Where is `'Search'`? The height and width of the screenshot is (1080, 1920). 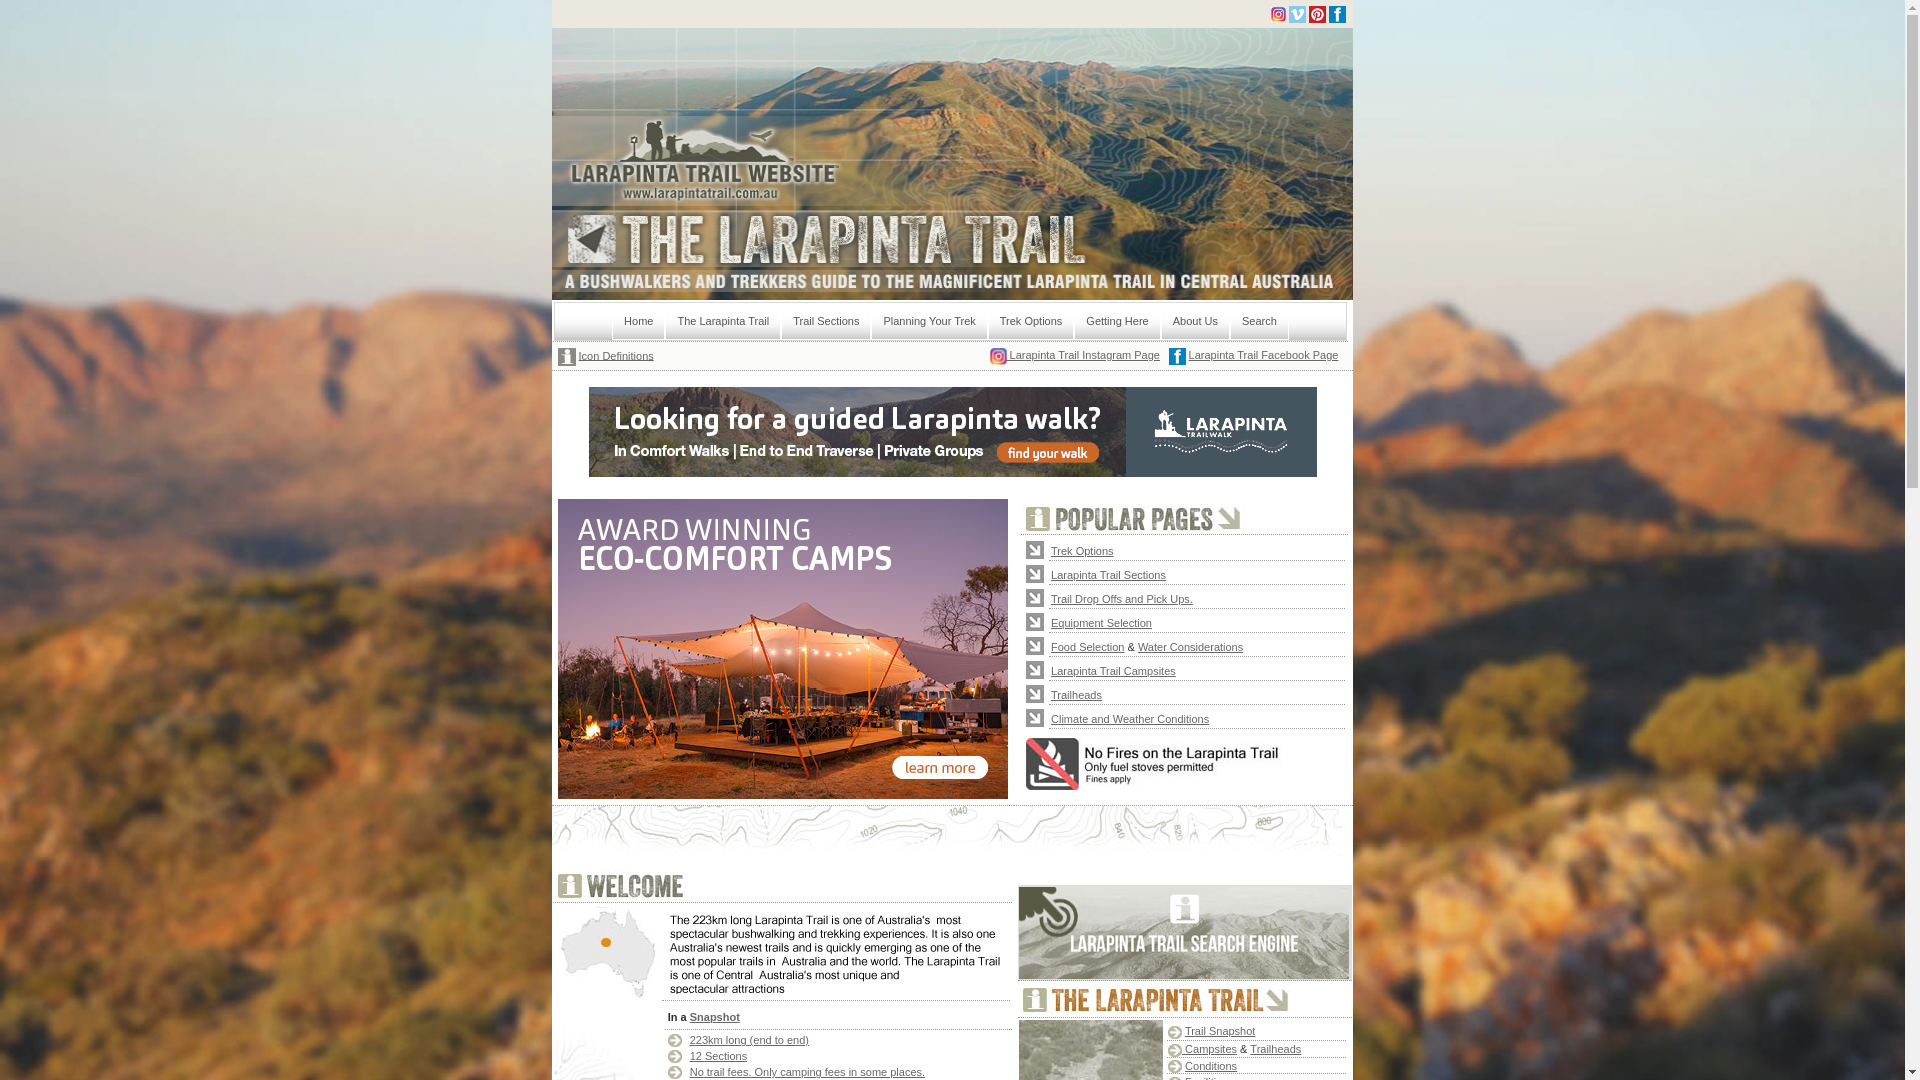 'Search' is located at coordinates (1258, 320).